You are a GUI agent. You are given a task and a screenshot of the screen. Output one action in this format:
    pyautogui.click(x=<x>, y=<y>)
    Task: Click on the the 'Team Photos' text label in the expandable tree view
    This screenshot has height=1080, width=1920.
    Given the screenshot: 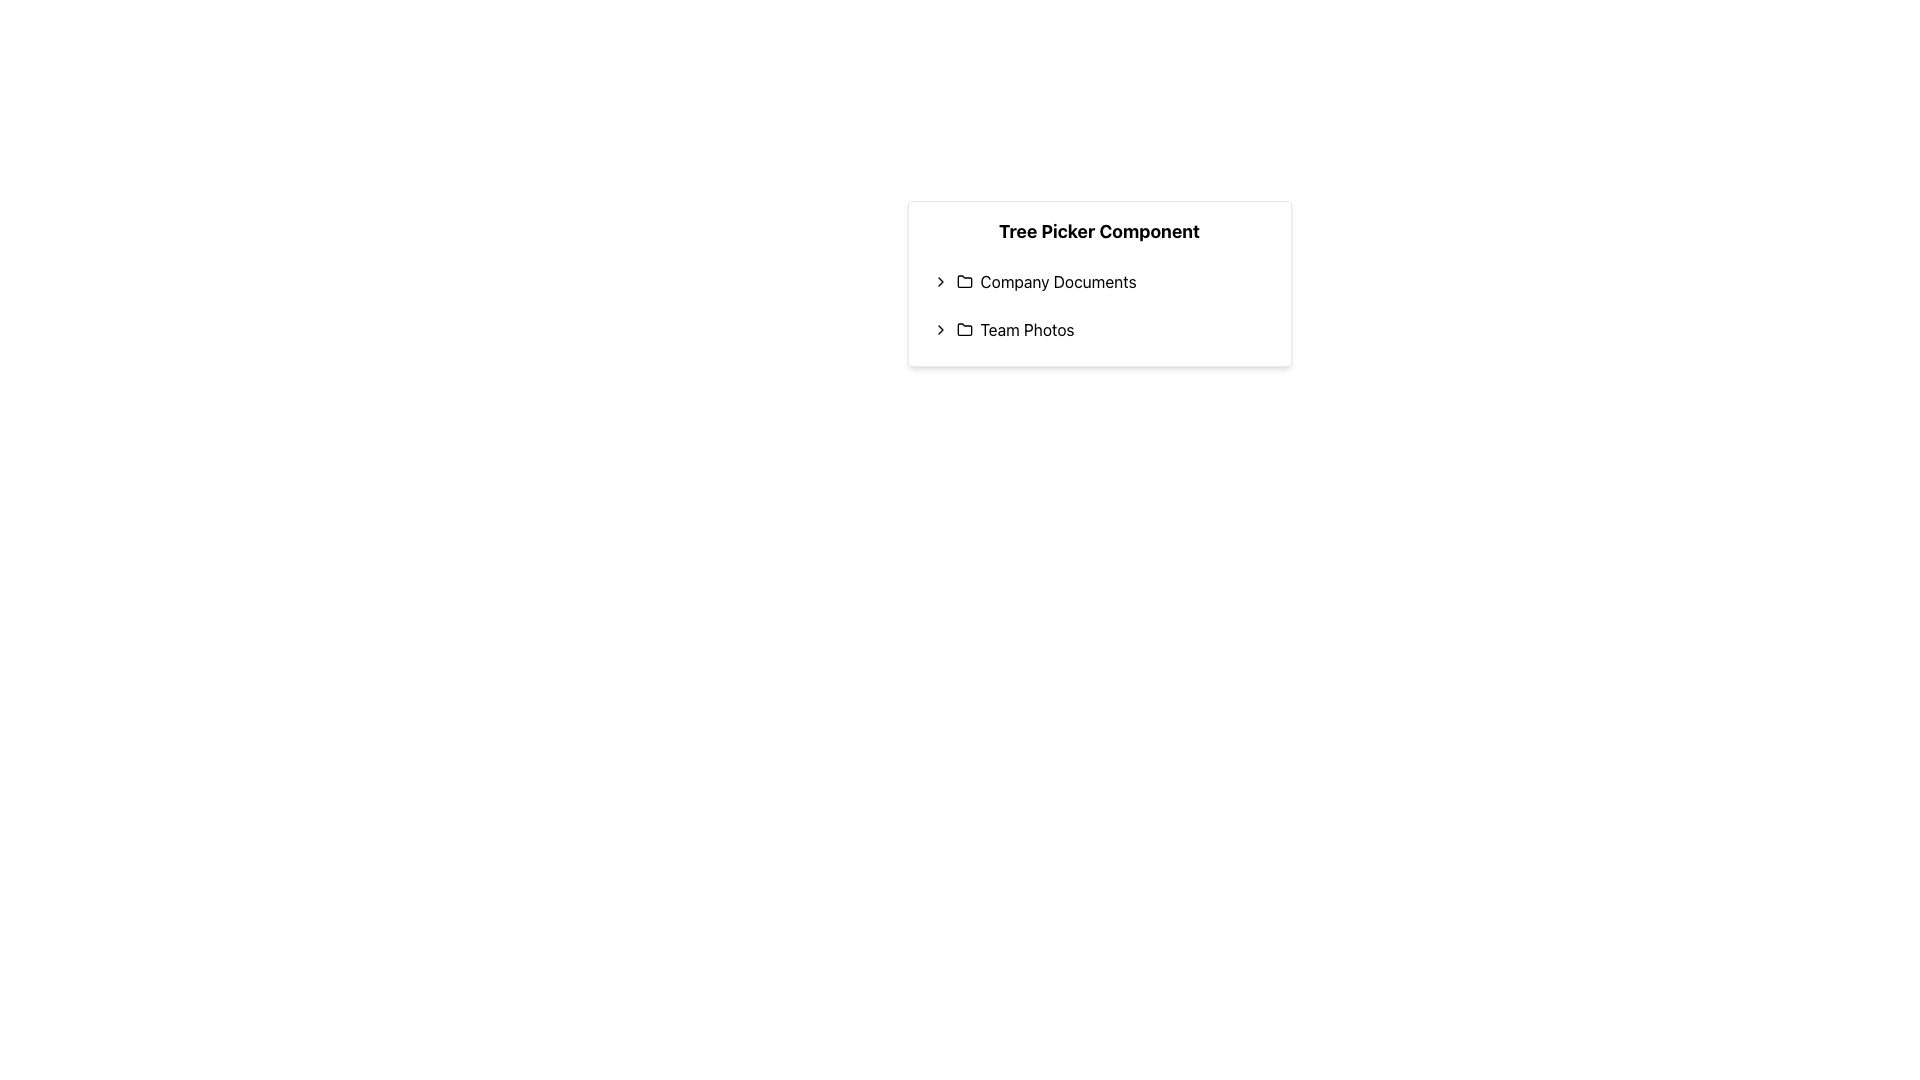 What is the action you would take?
    pyautogui.click(x=1027, y=329)
    